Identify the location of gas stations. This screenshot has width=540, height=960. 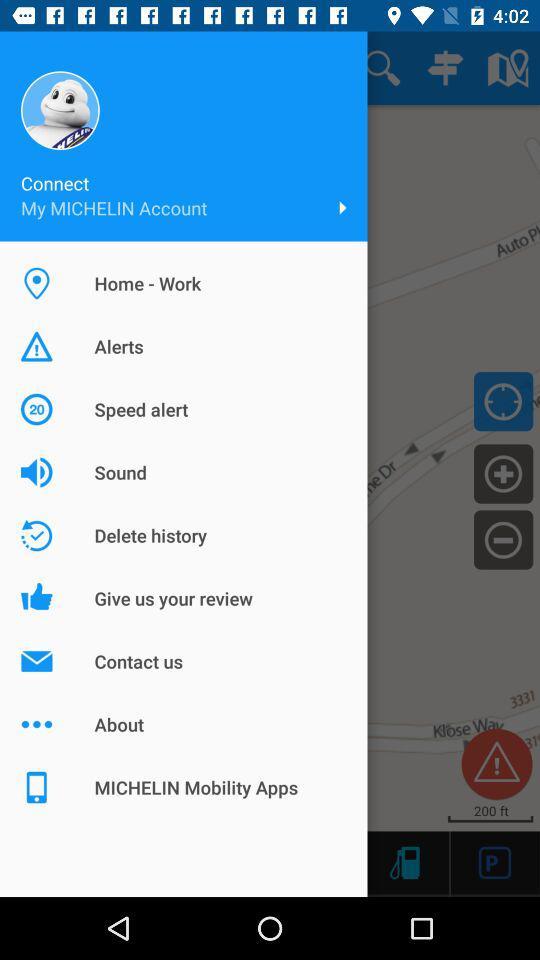
(404, 861).